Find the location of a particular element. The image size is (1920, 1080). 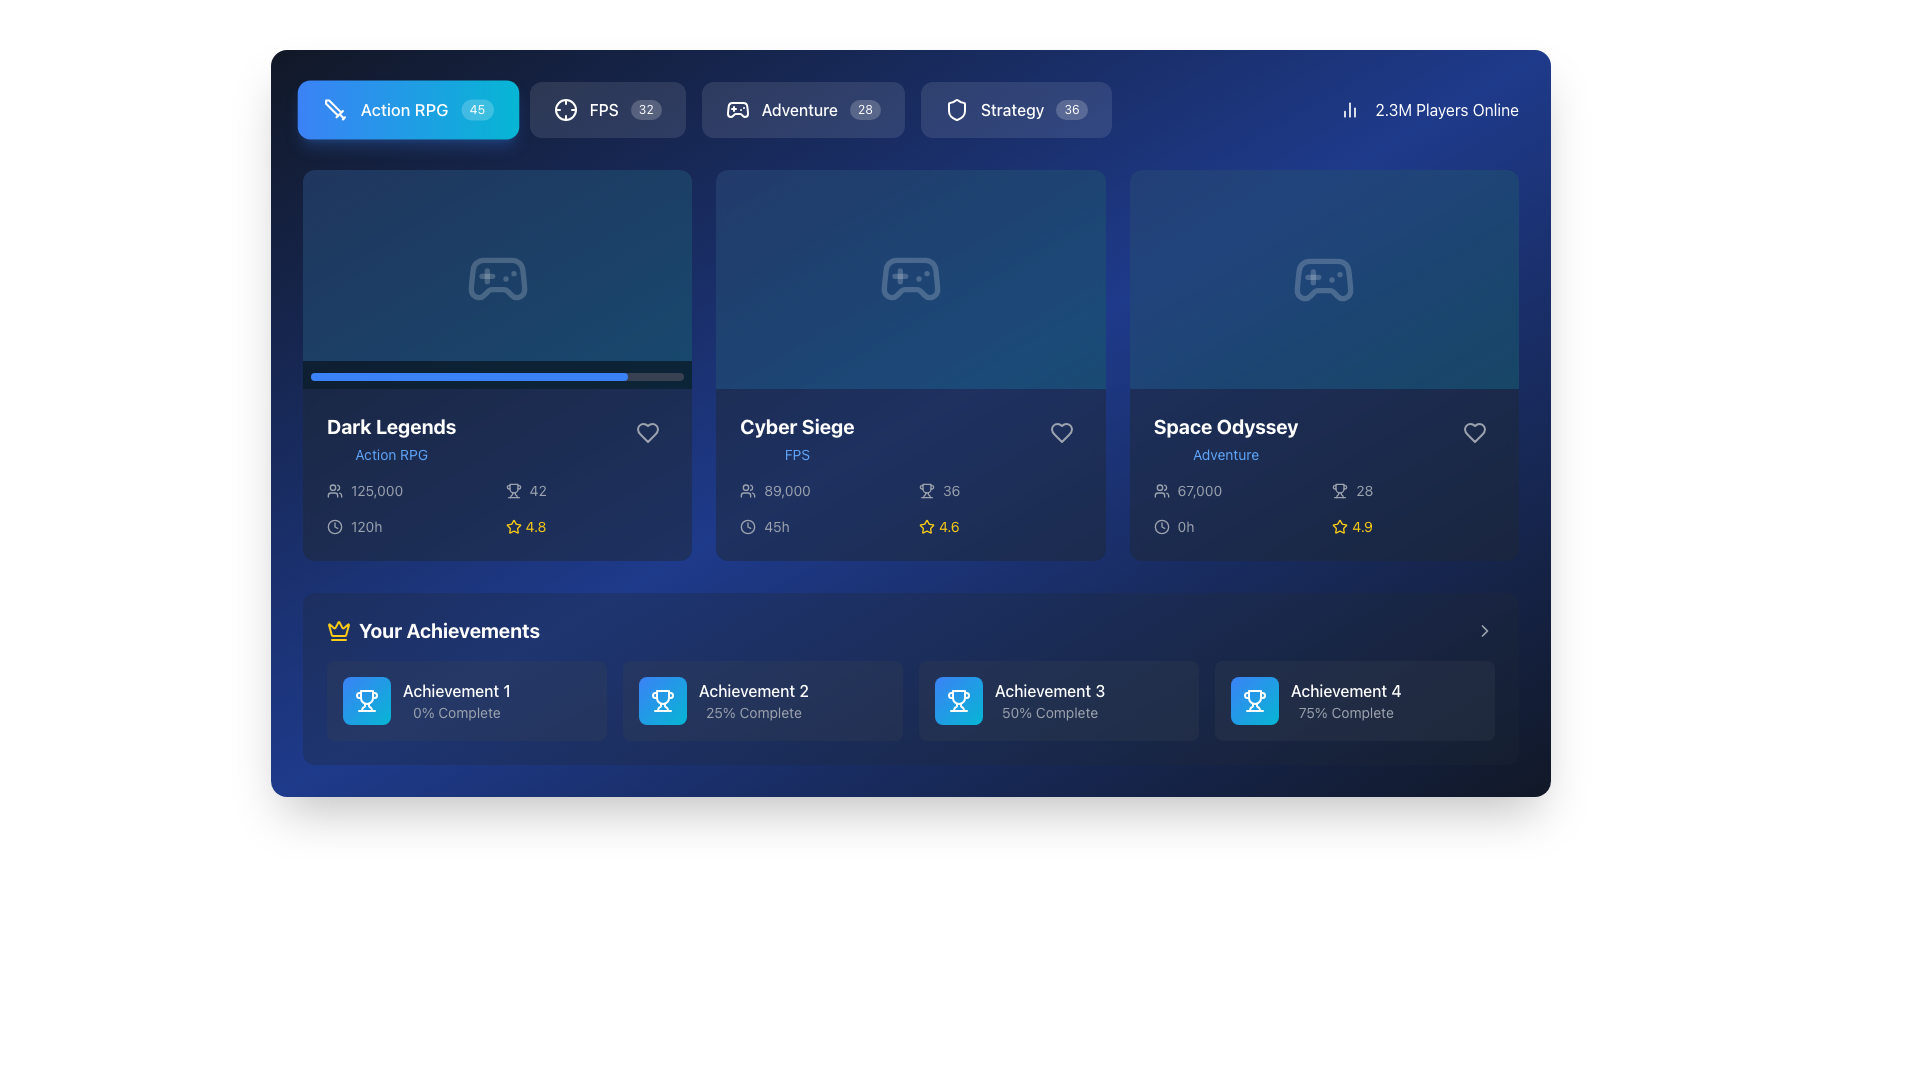

the 'Achievement 4' text label, which indicates the title of the corresponding achievement and is located in the 'Your Achievements' section, specifically positioned above '75% Complete' in the fourth achievement card is located at coordinates (1346, 689).